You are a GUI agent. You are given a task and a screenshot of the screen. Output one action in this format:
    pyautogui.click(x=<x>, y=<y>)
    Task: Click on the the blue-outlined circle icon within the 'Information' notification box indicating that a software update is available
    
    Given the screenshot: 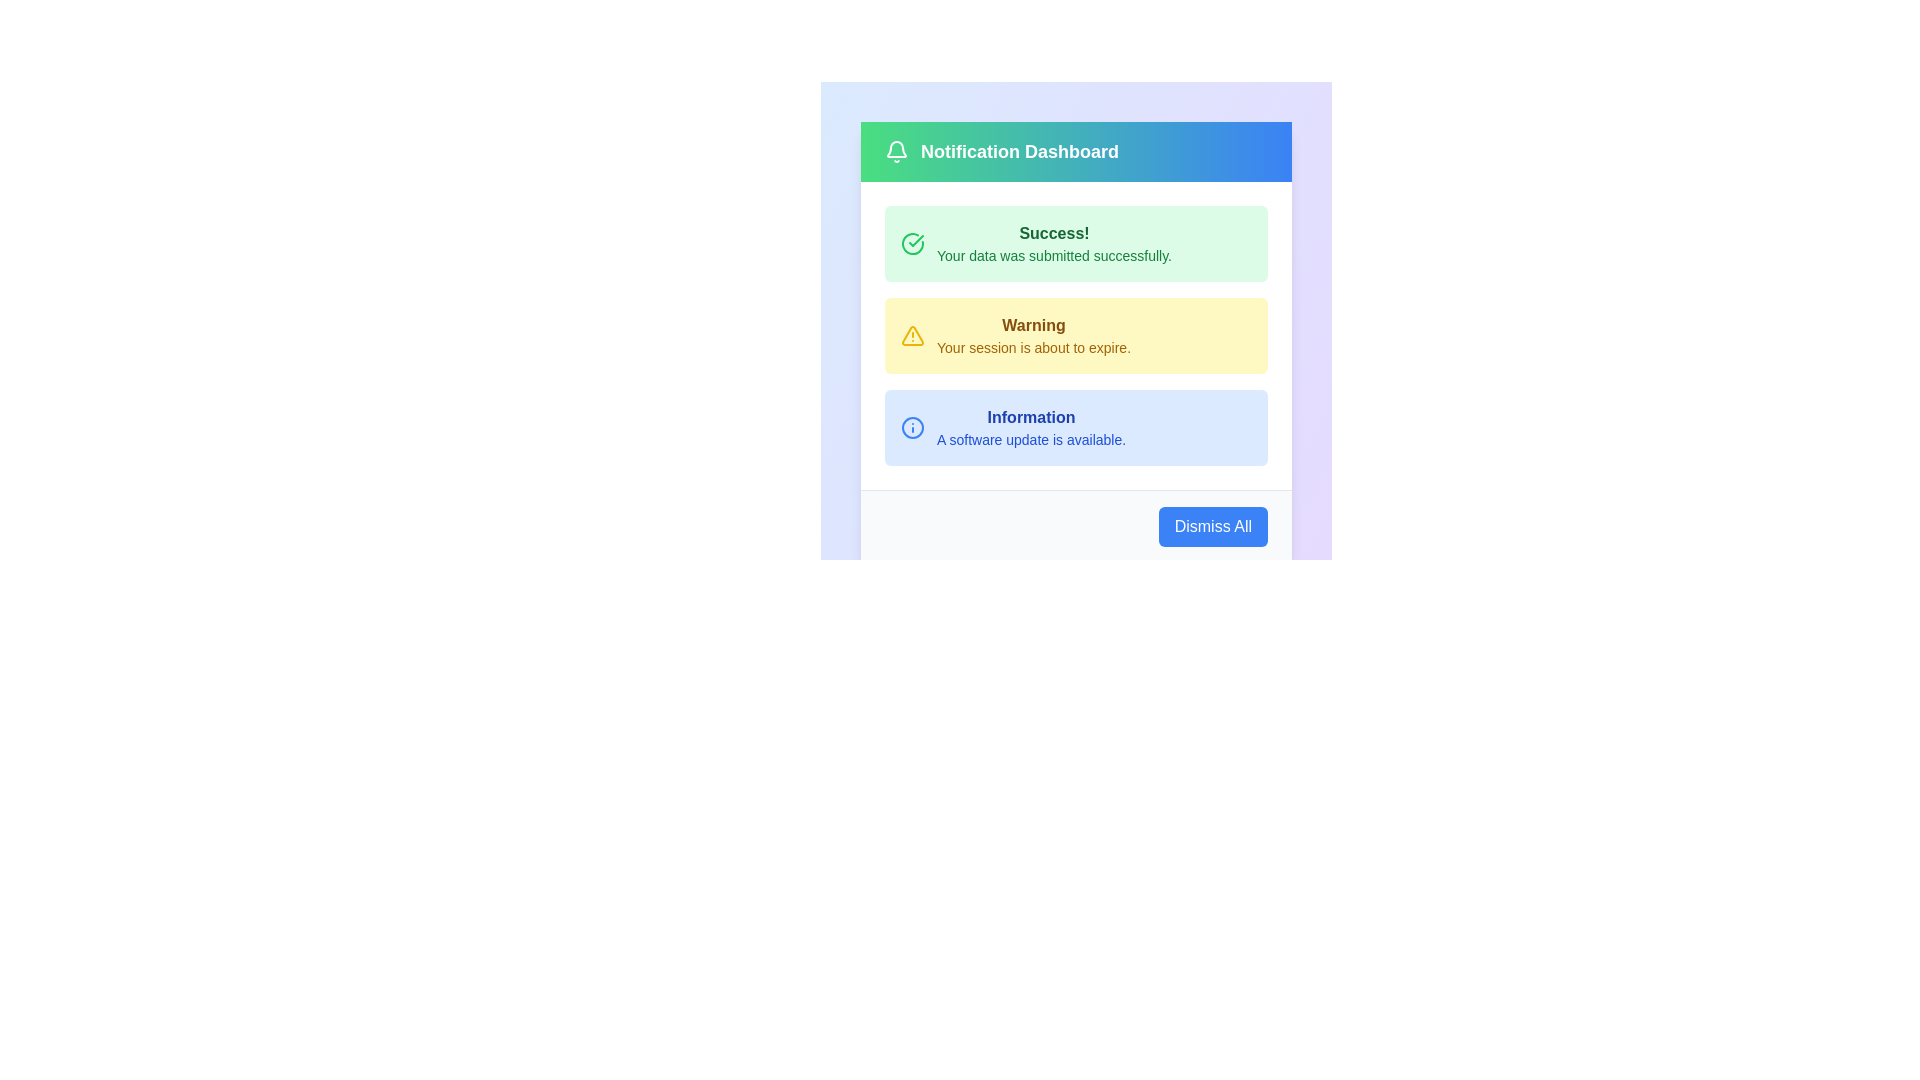 What is the action you would take?
    pyautogui.click(x=911, y=427)
    